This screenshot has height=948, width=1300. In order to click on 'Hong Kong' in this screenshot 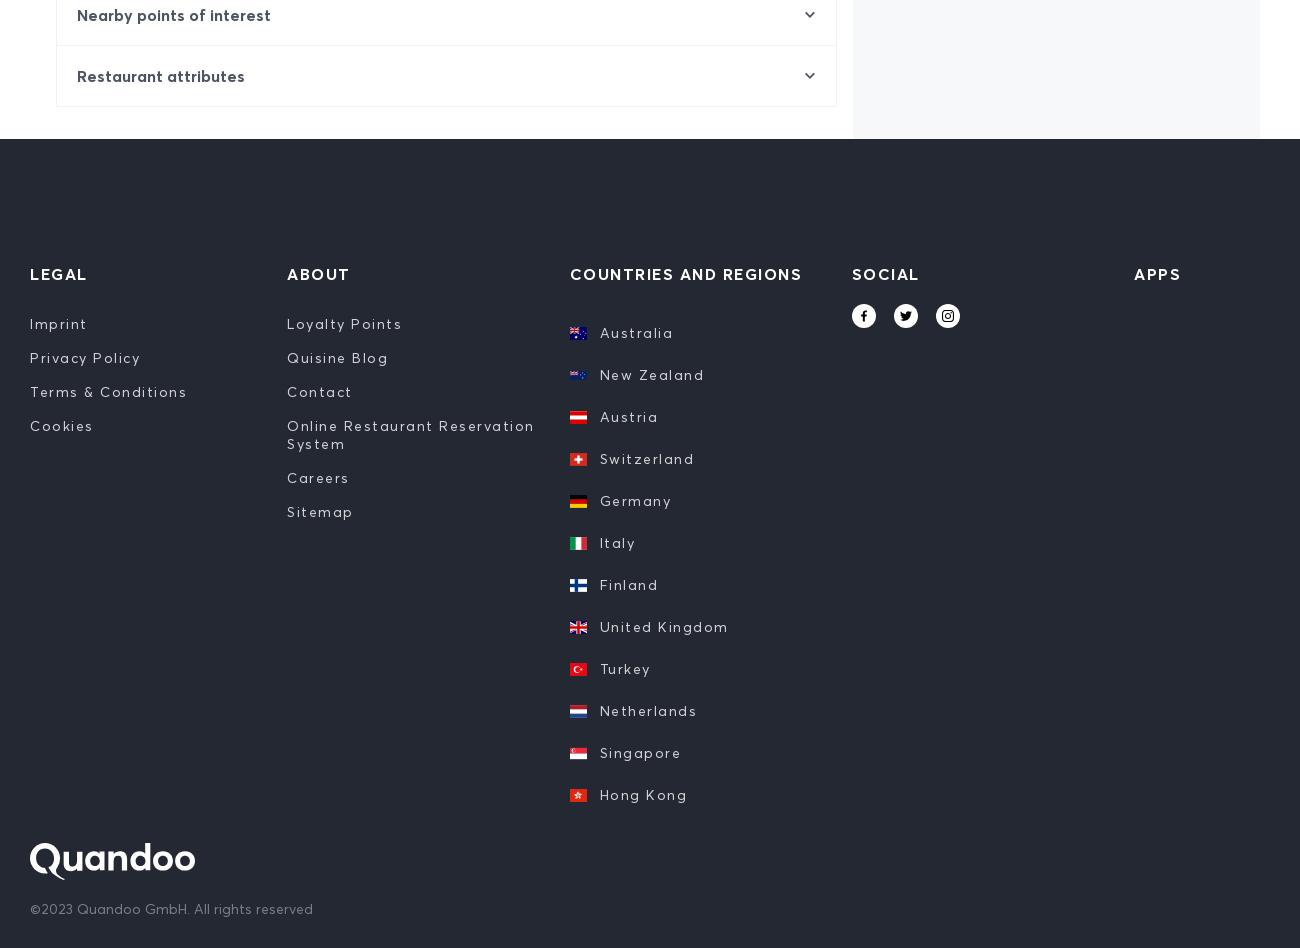, I will do `click(642, 794)`.